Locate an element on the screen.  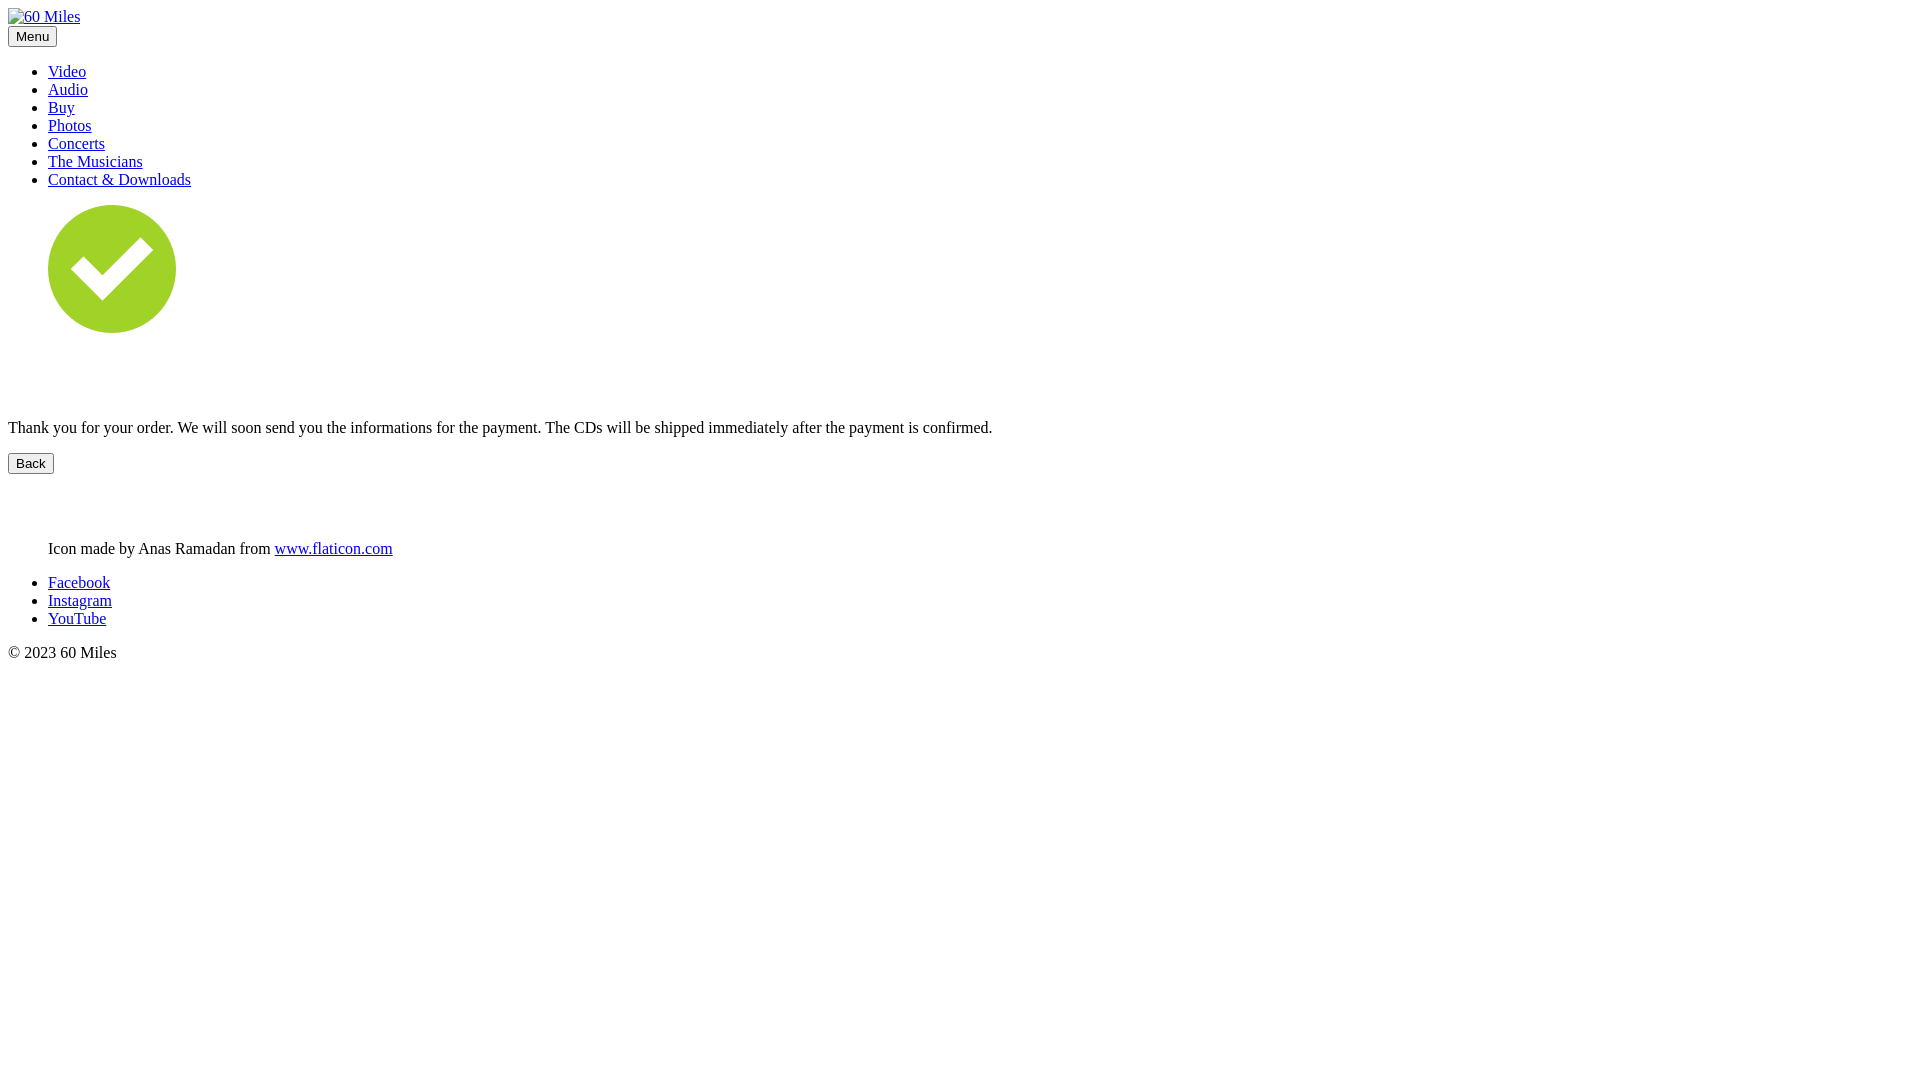
'The Musicians' is located at coordinates (48, 160).